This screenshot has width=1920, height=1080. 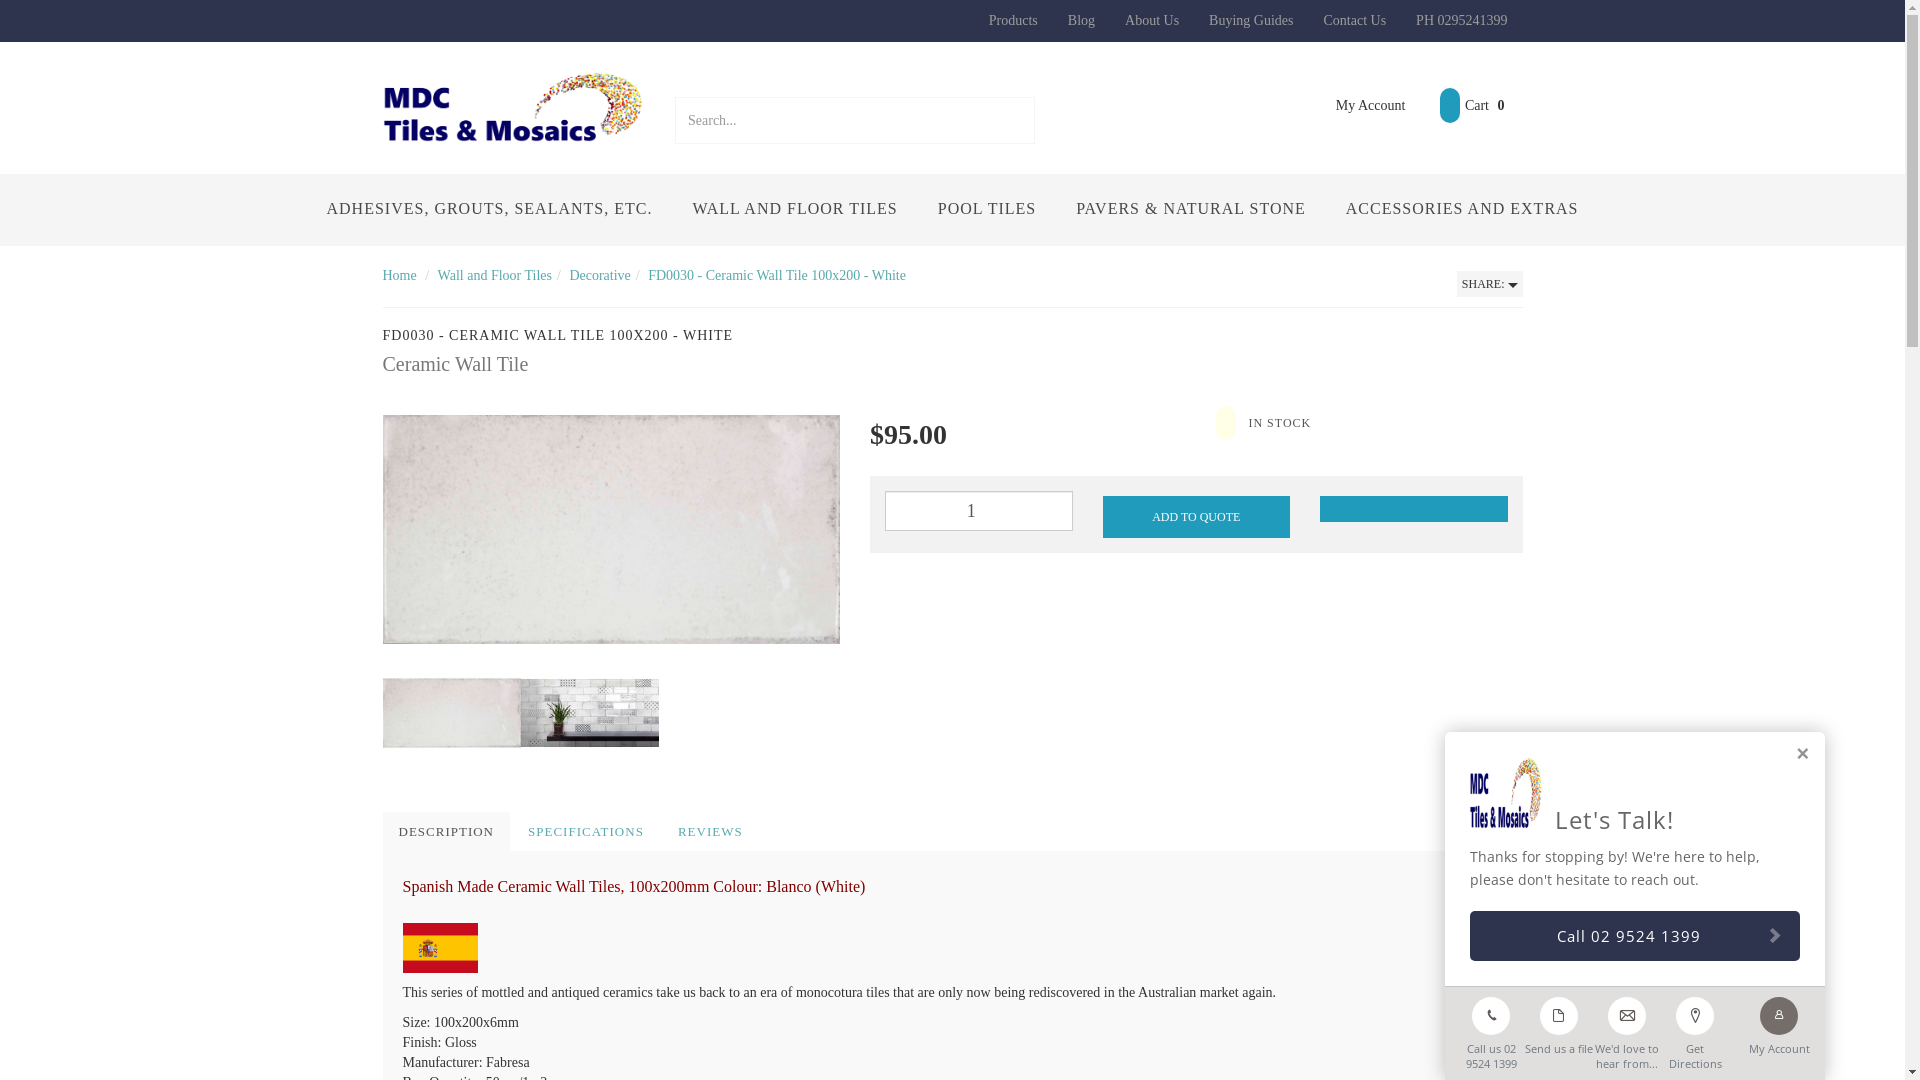 What do you see at coordinates (1627, 1029) in the screenshot?
I see `'We'd love to hear from...'` at bounding box center [1627, 1029].